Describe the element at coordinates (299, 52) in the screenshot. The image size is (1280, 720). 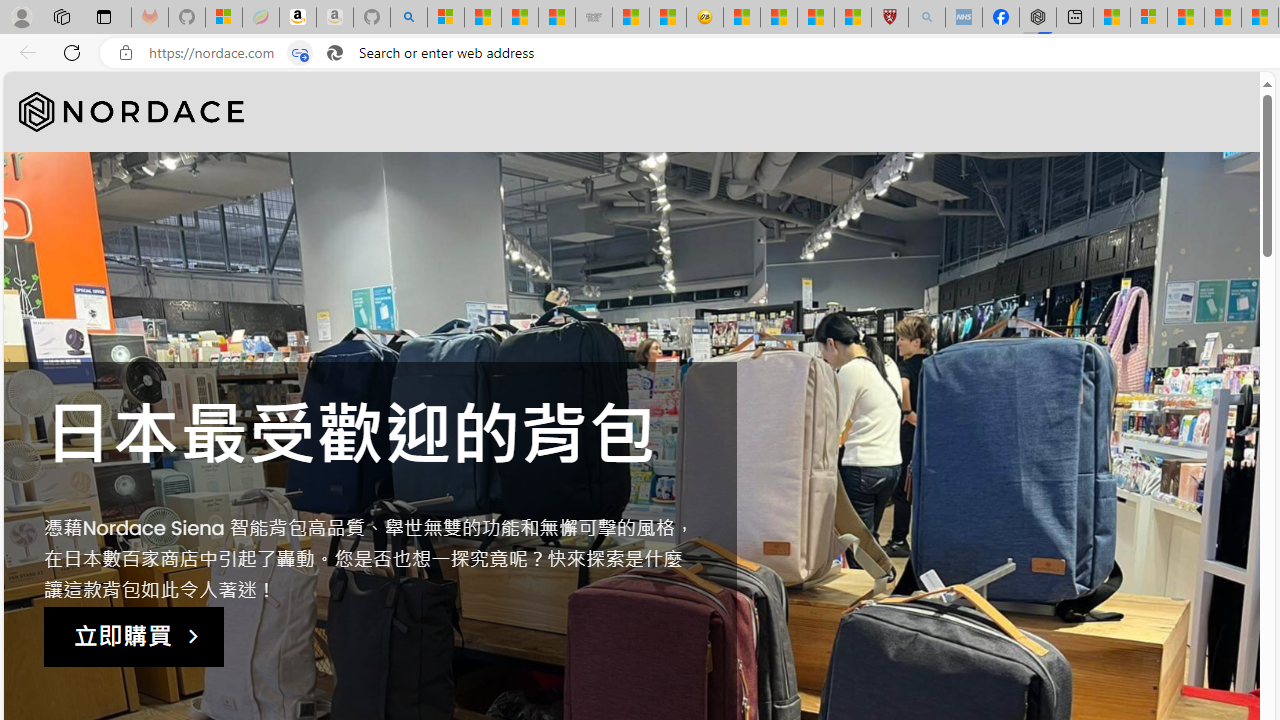
I see `'Tabs in split screen'` at that location.